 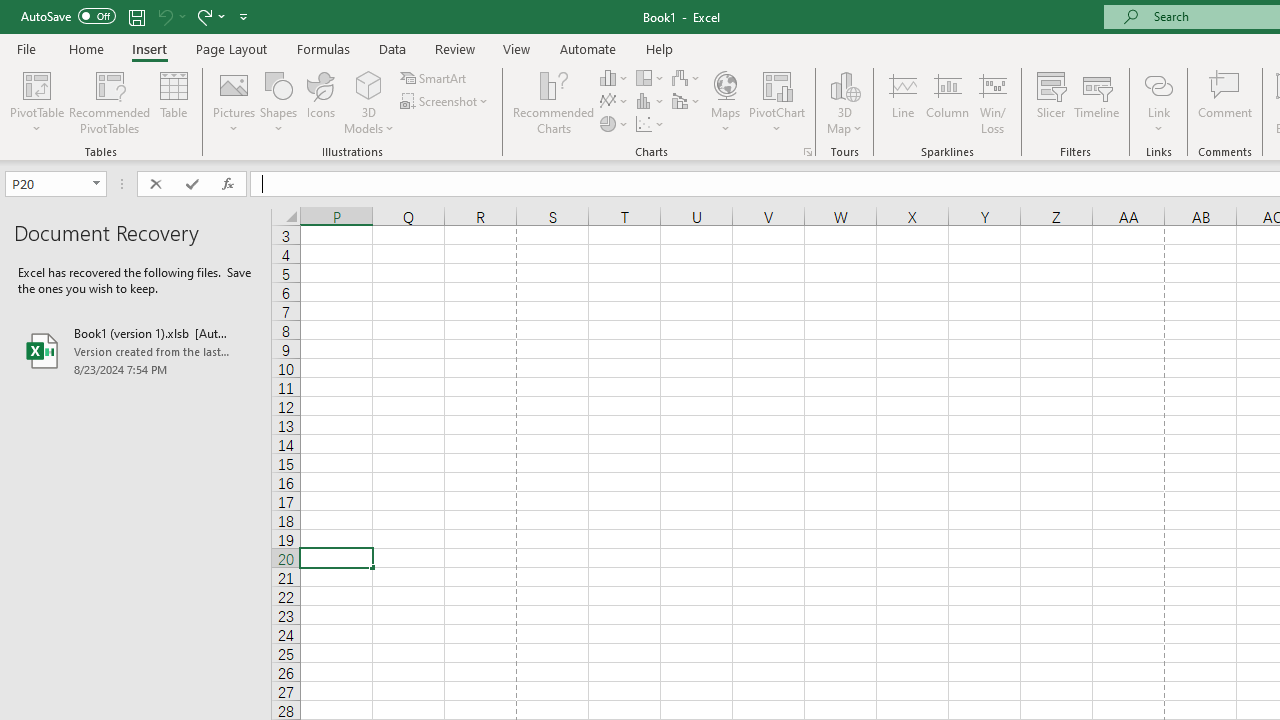 What do you see at coordinates (902, 103) in the screenshot?
I see `'Line'` at bounding box center [902, 103].